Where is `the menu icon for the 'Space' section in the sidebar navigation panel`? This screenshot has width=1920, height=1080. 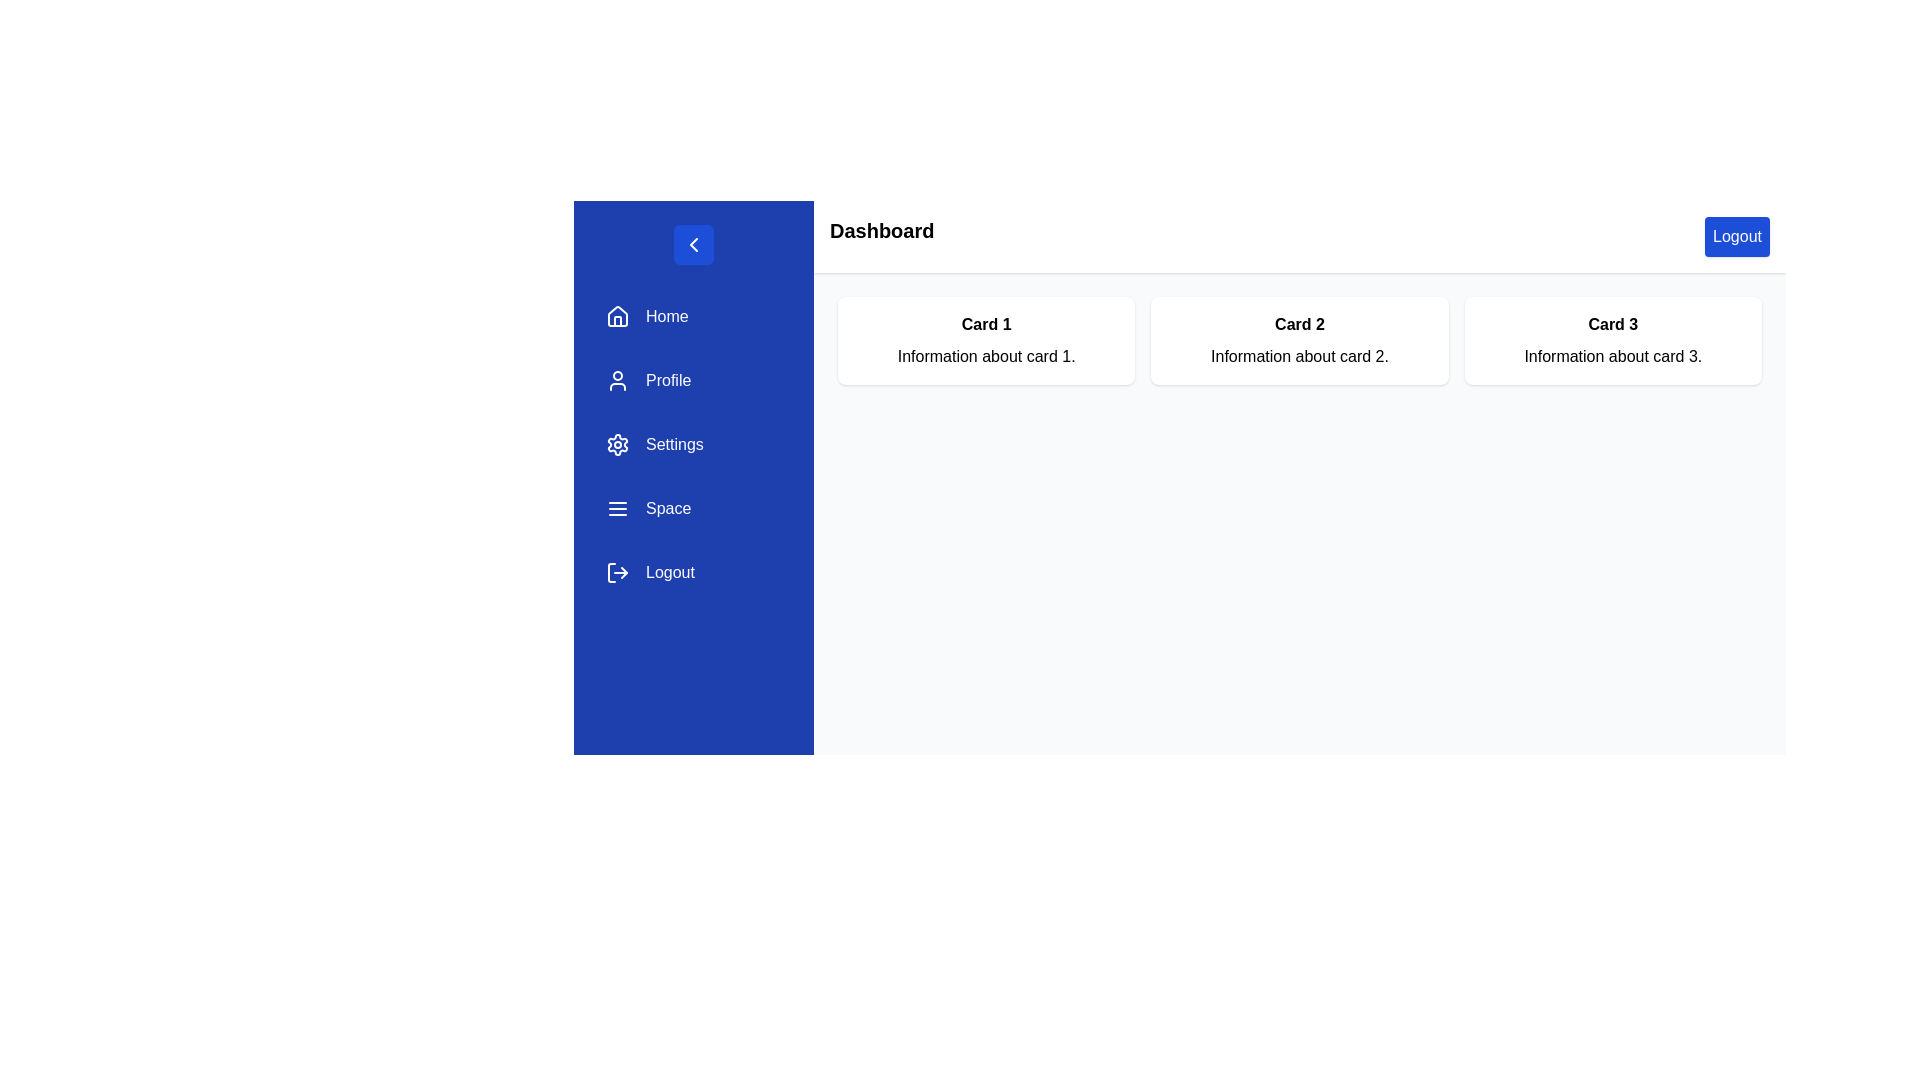
the menu icon for the 'Space' section in the sidebar navigation panel is located at coordinates (617, 508).